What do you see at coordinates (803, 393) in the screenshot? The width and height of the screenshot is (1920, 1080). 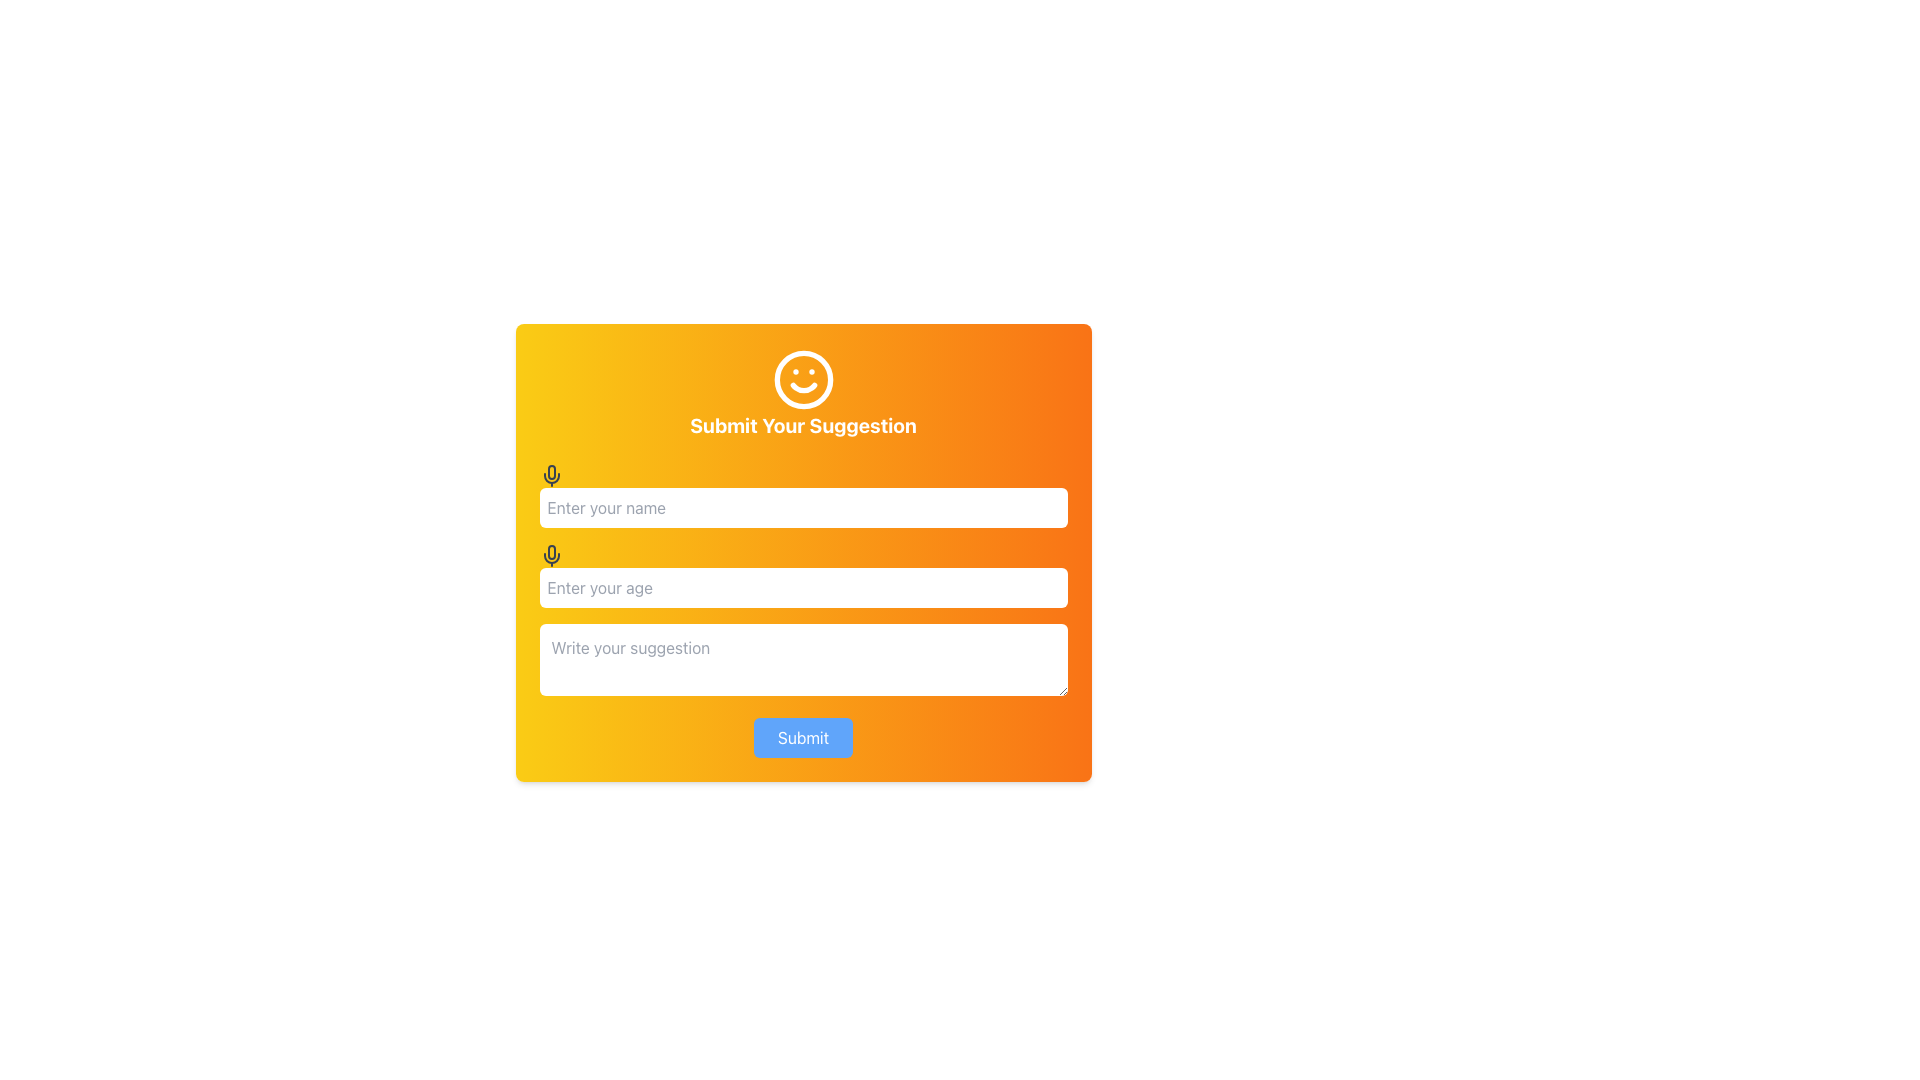 I see `the Text Heading with Icon located at the top center of the form module, which serves as a heading for soliciting user suggestions` at bounding box center [803, 393].